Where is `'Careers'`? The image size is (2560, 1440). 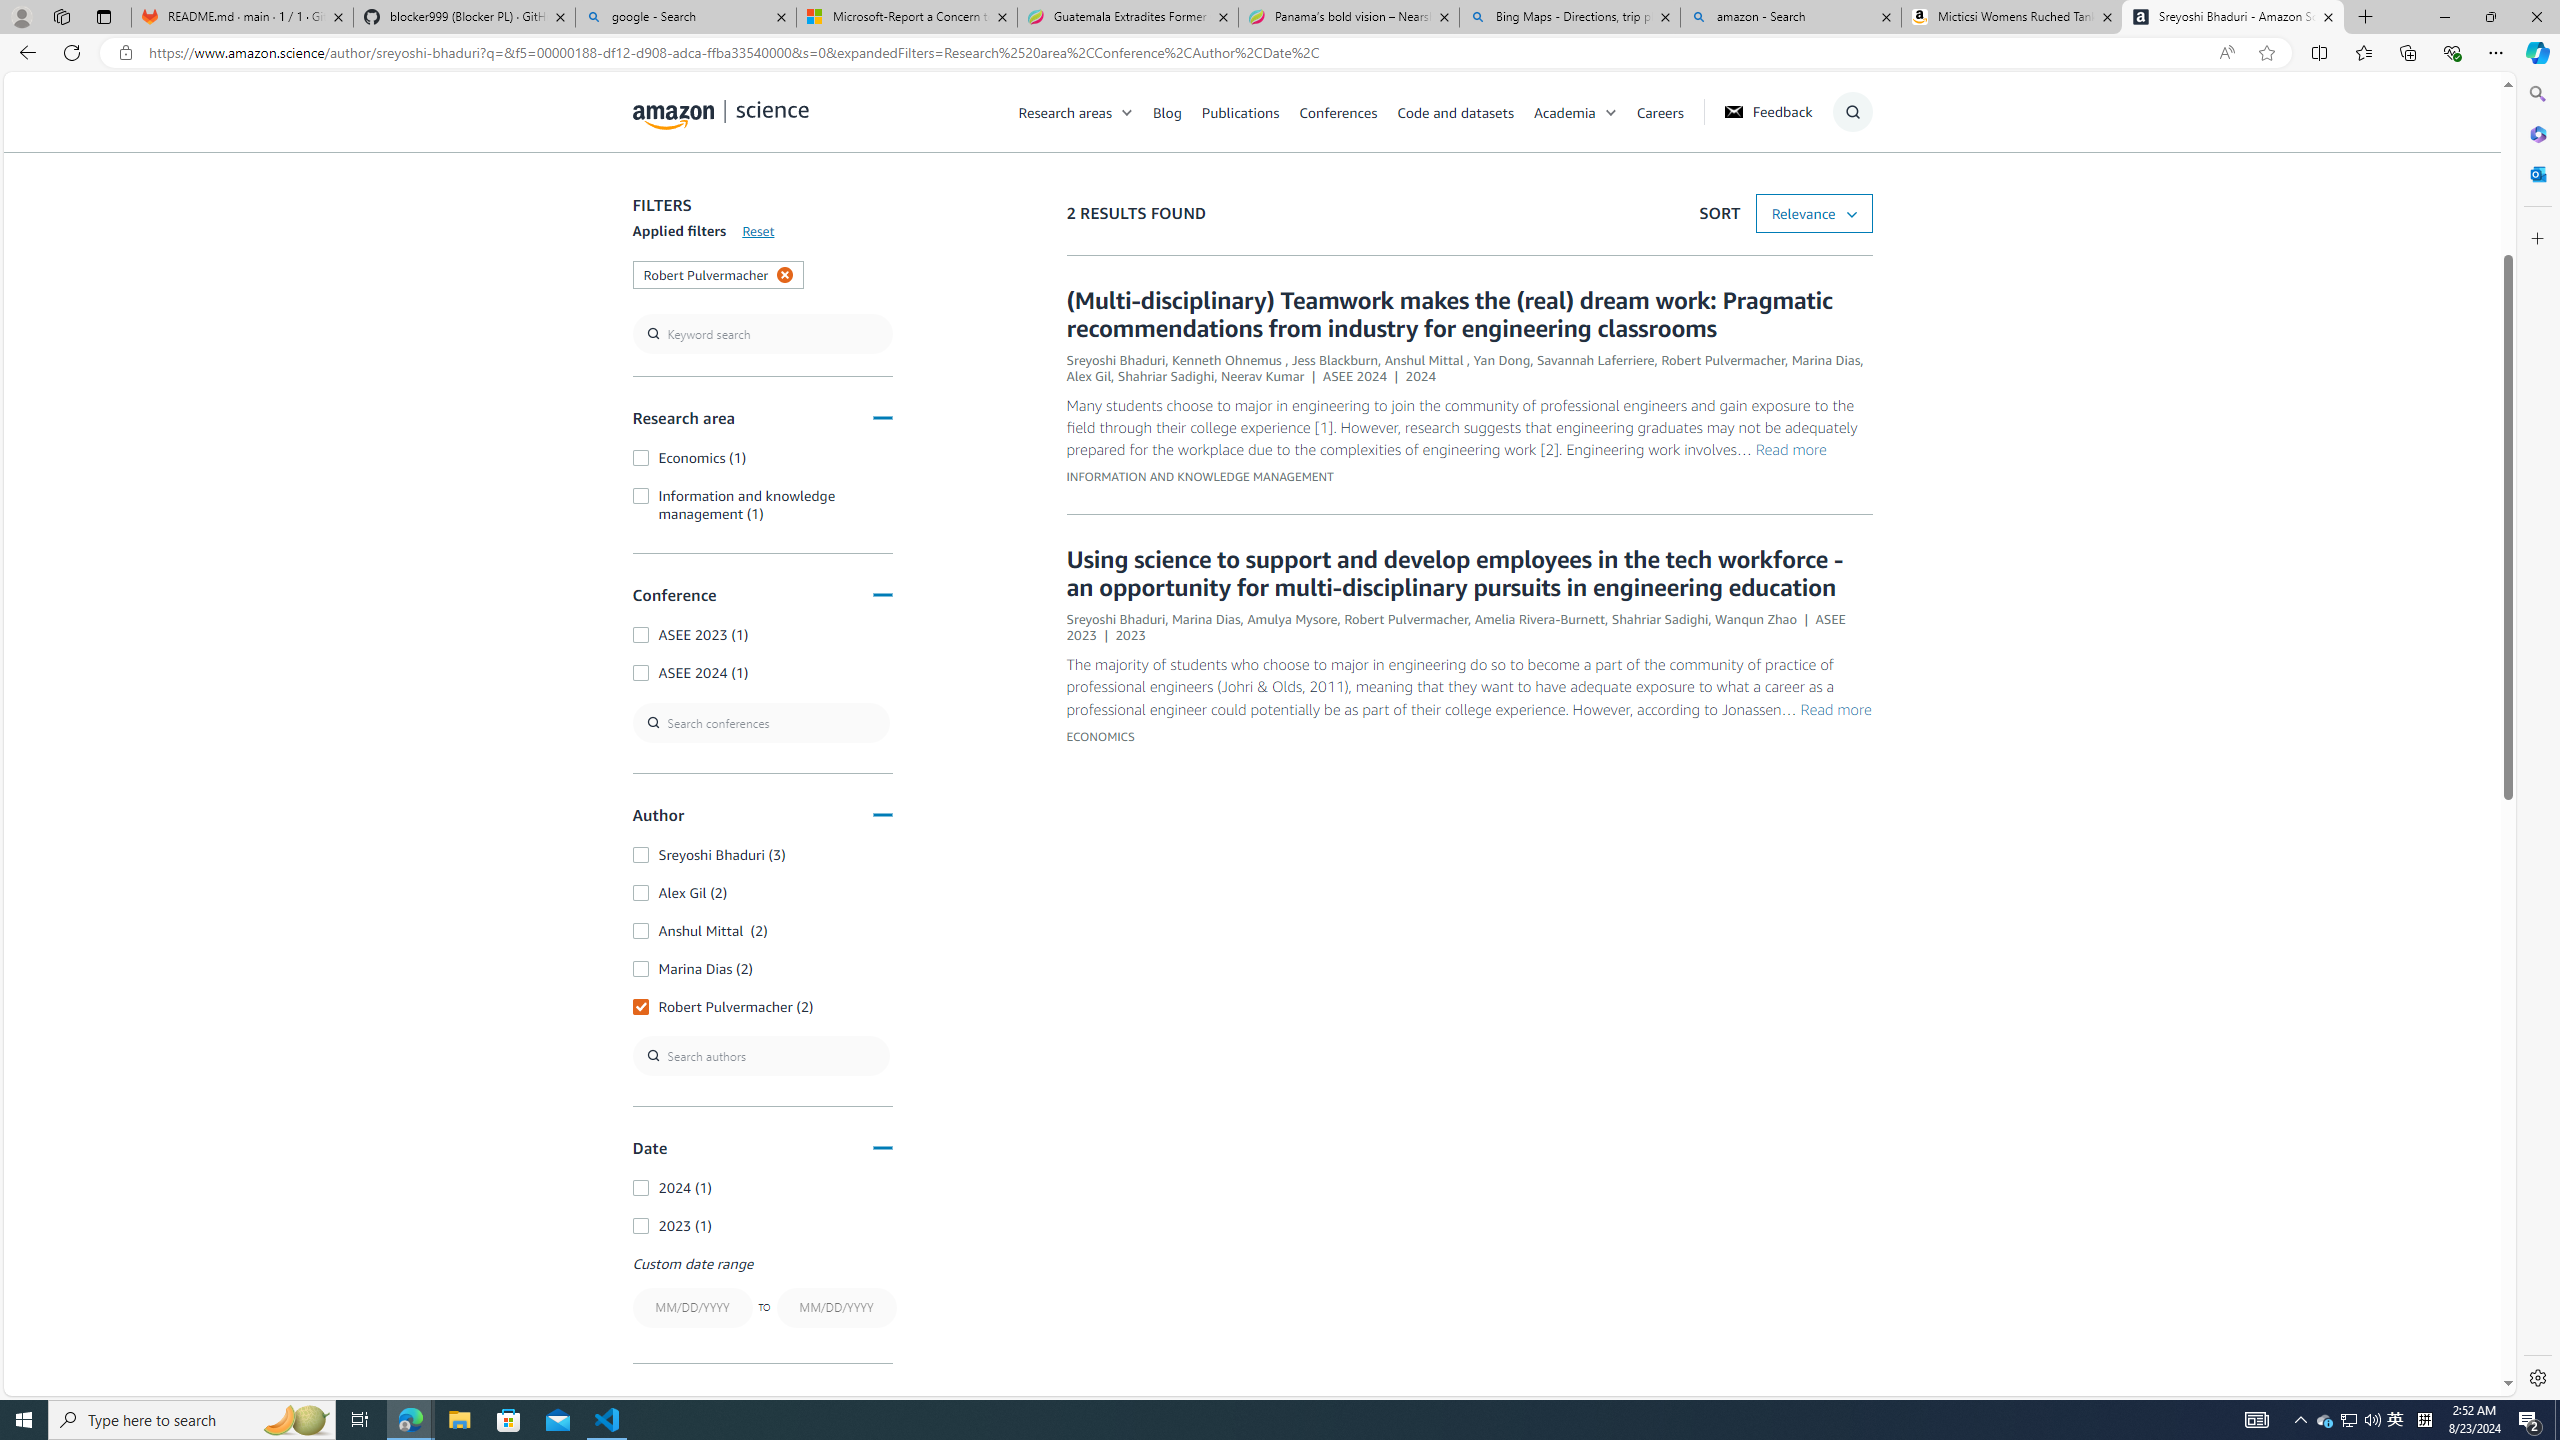
'Careers' is located at coordinates (1670, 111).